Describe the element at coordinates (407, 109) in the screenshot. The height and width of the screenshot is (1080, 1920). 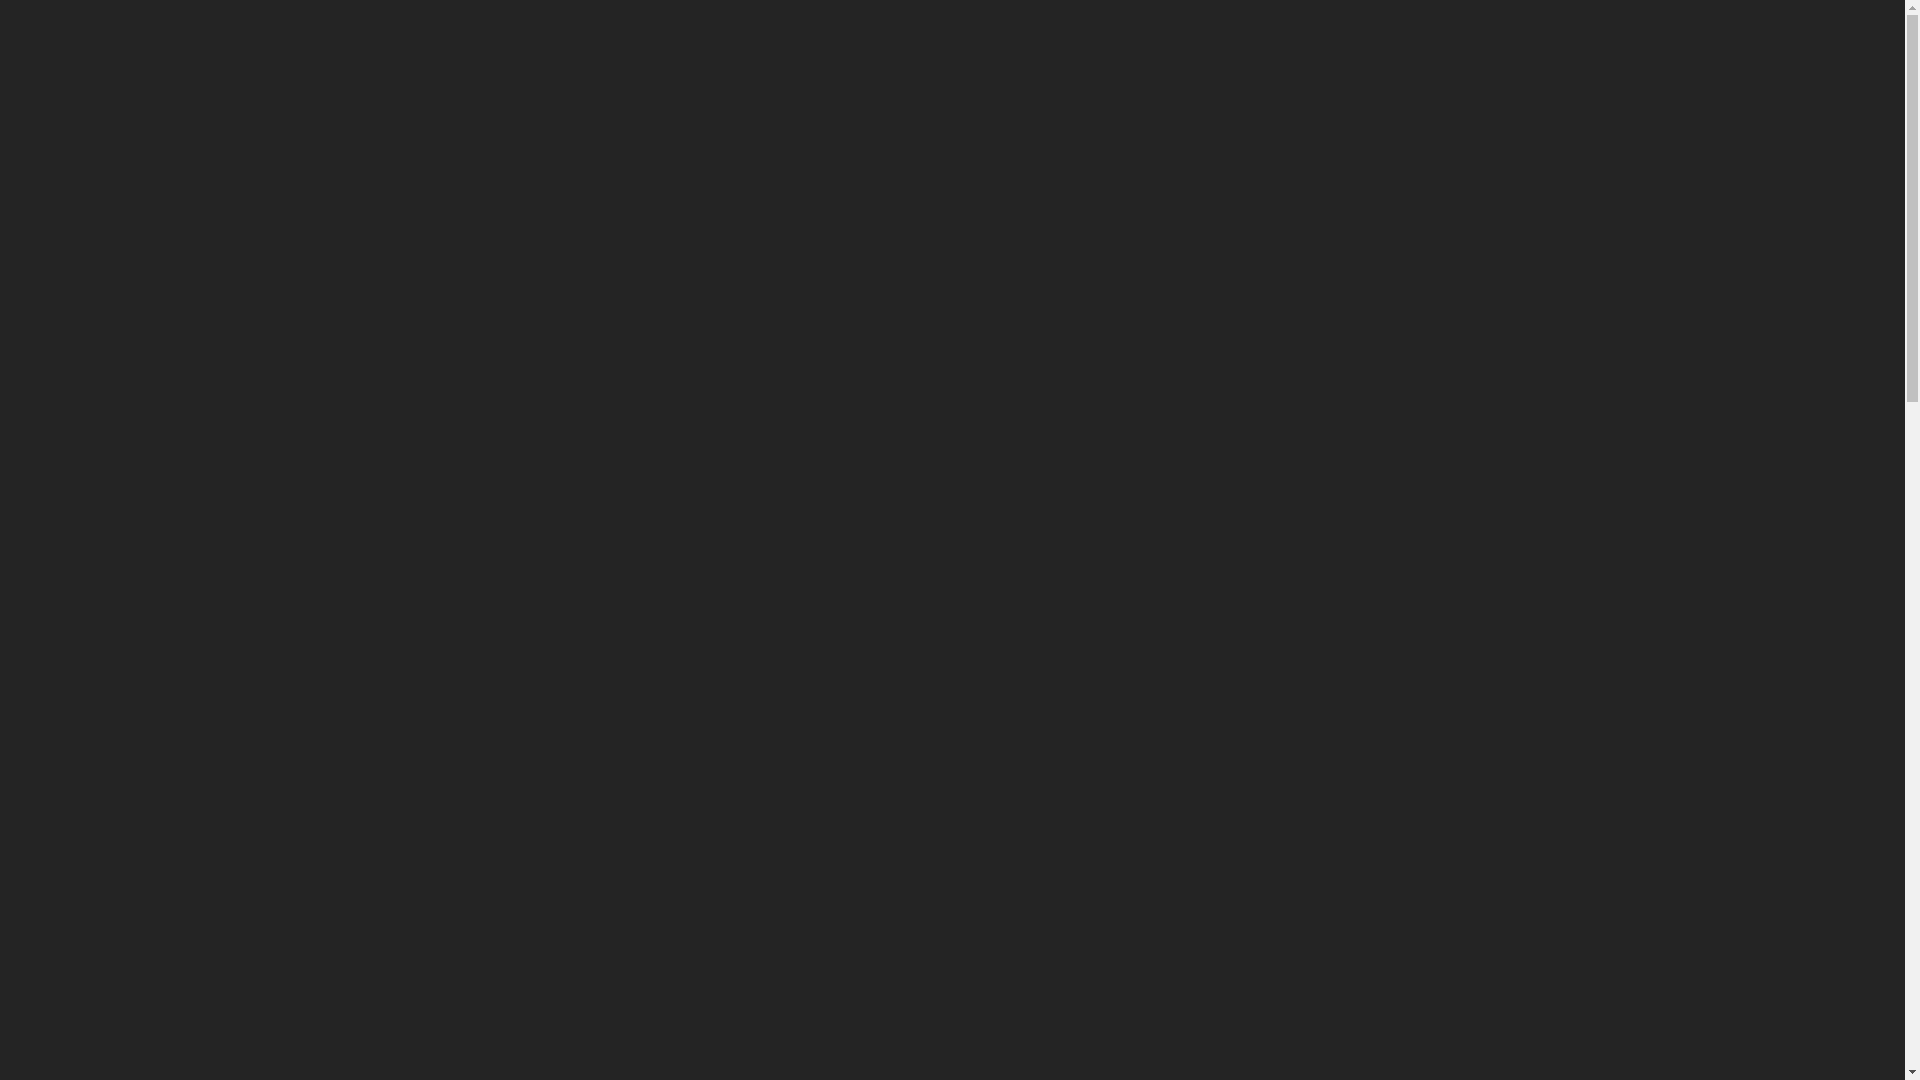
I see `'HOME'` at that location.